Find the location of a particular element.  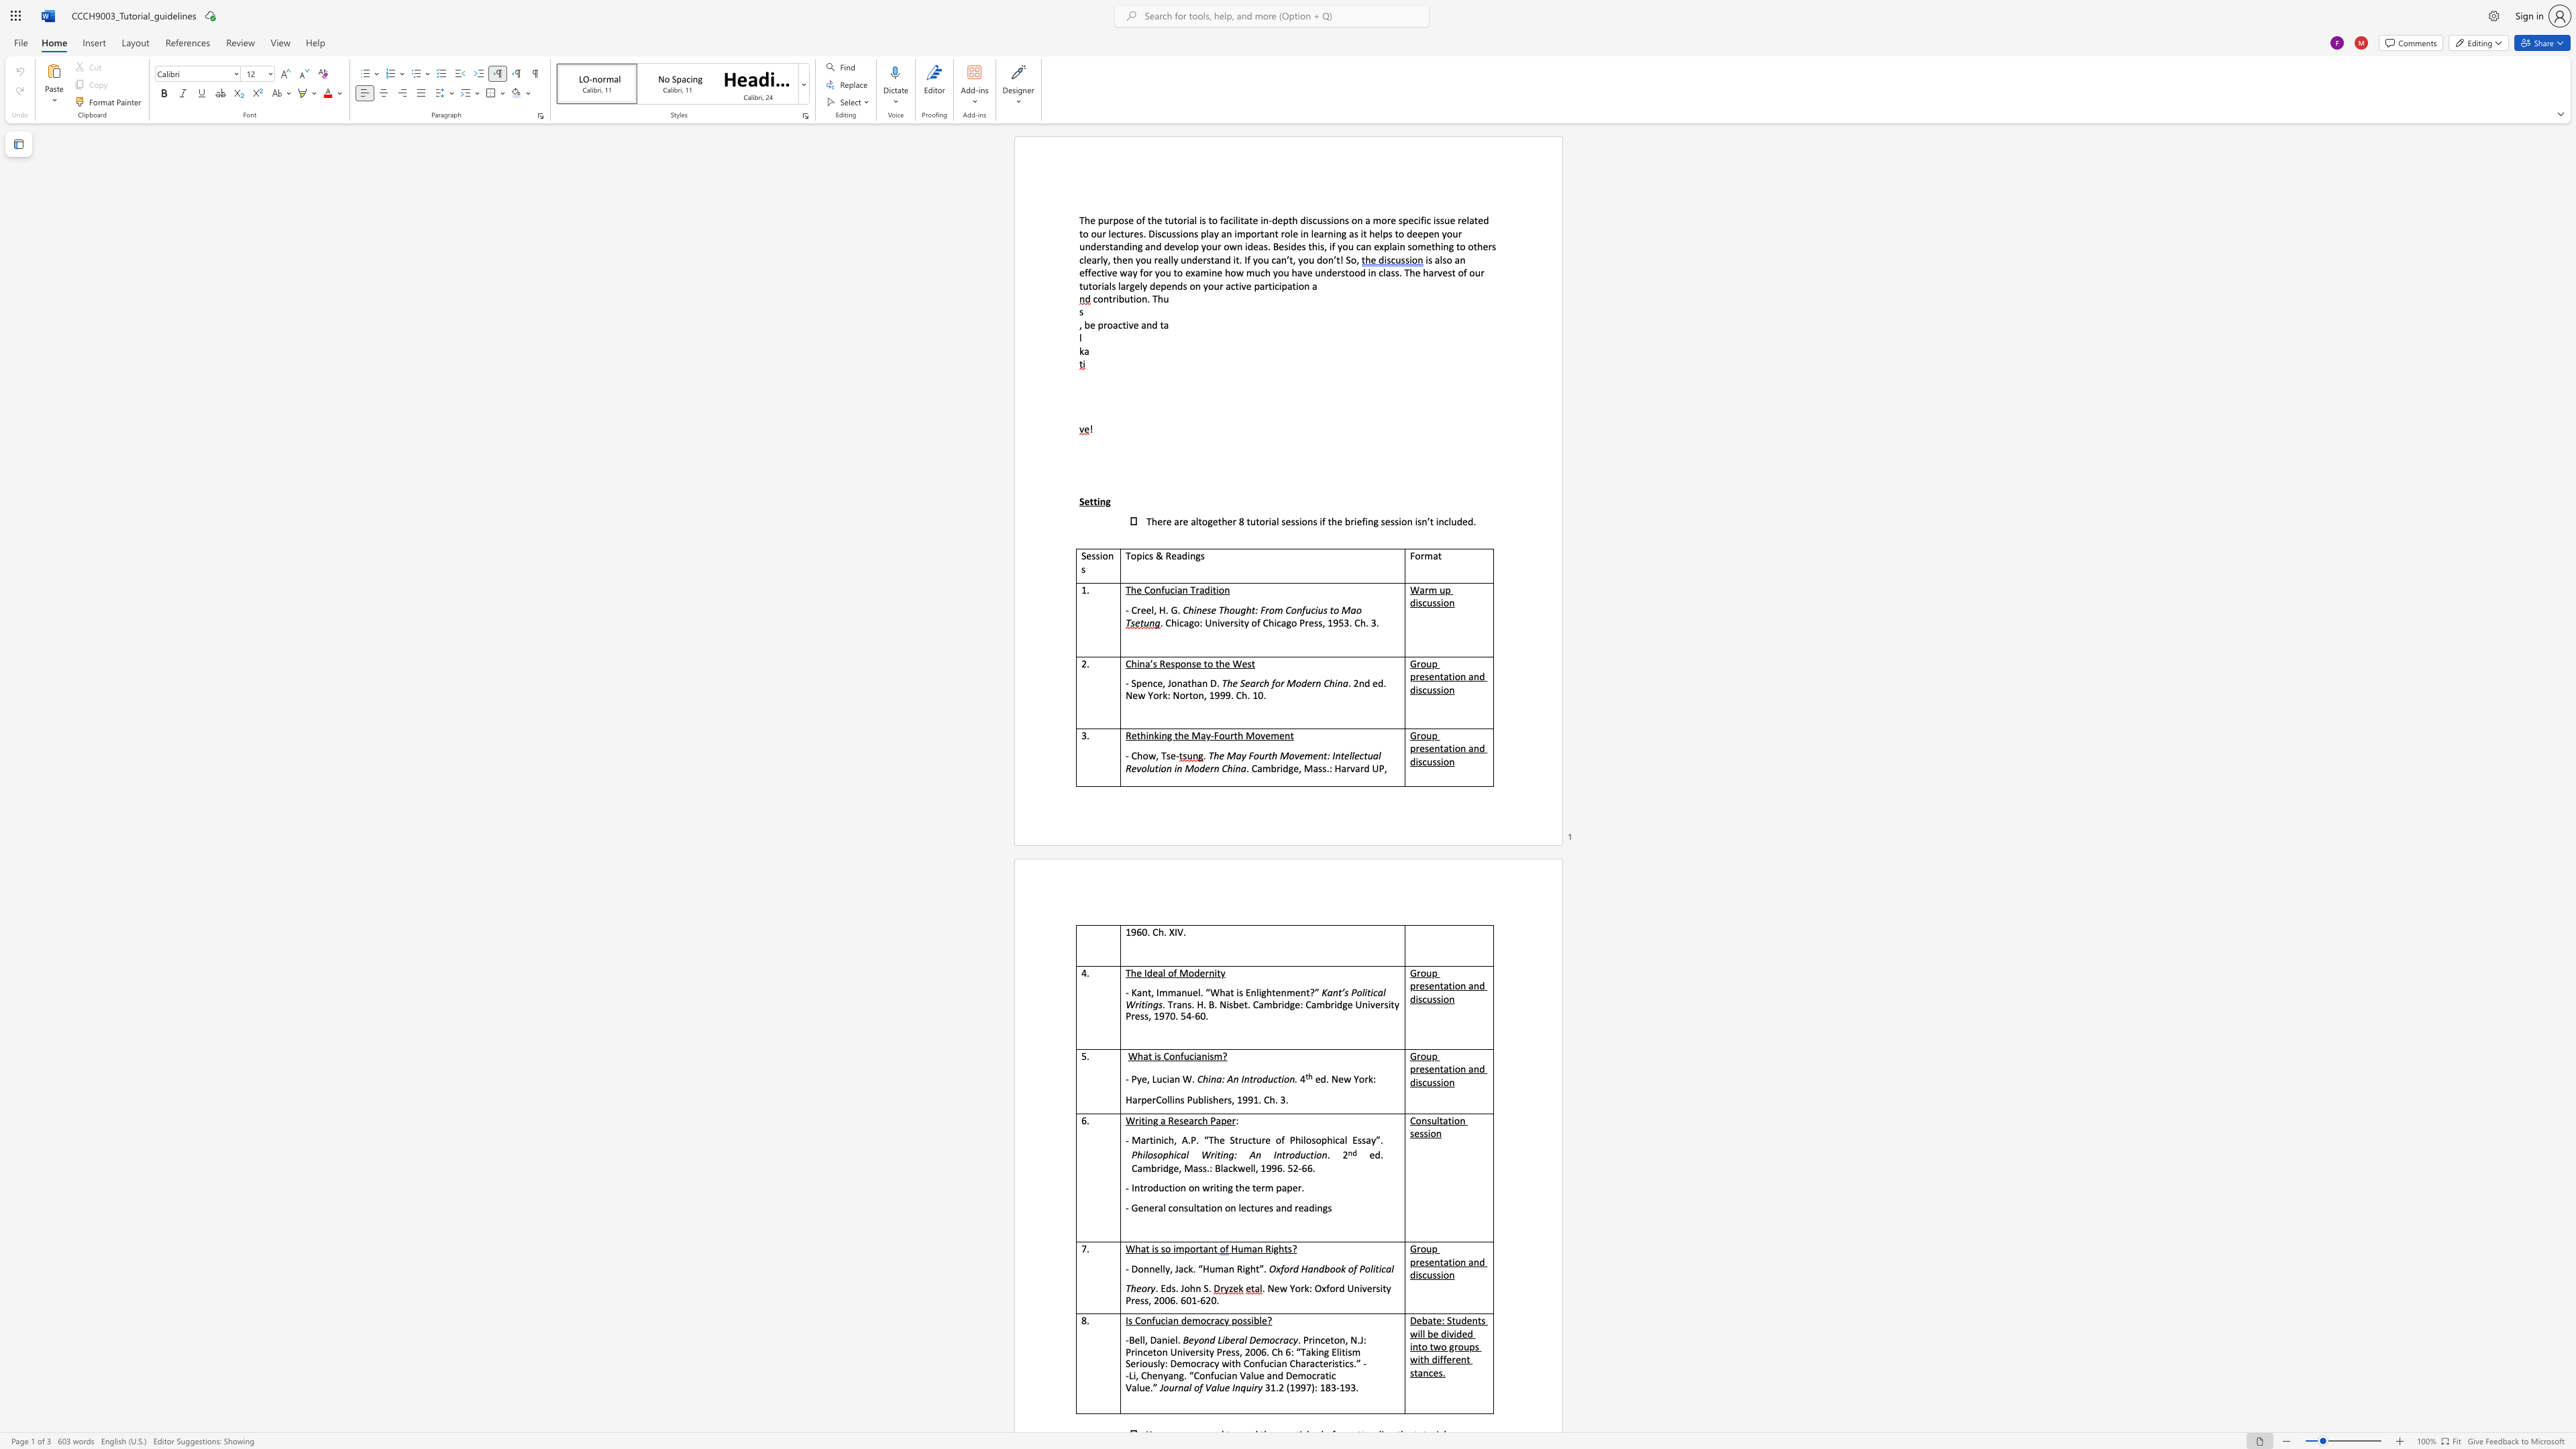

the subset text "el." within the text "-Bell, Daniel." is located at coordinates (1169, 1339).